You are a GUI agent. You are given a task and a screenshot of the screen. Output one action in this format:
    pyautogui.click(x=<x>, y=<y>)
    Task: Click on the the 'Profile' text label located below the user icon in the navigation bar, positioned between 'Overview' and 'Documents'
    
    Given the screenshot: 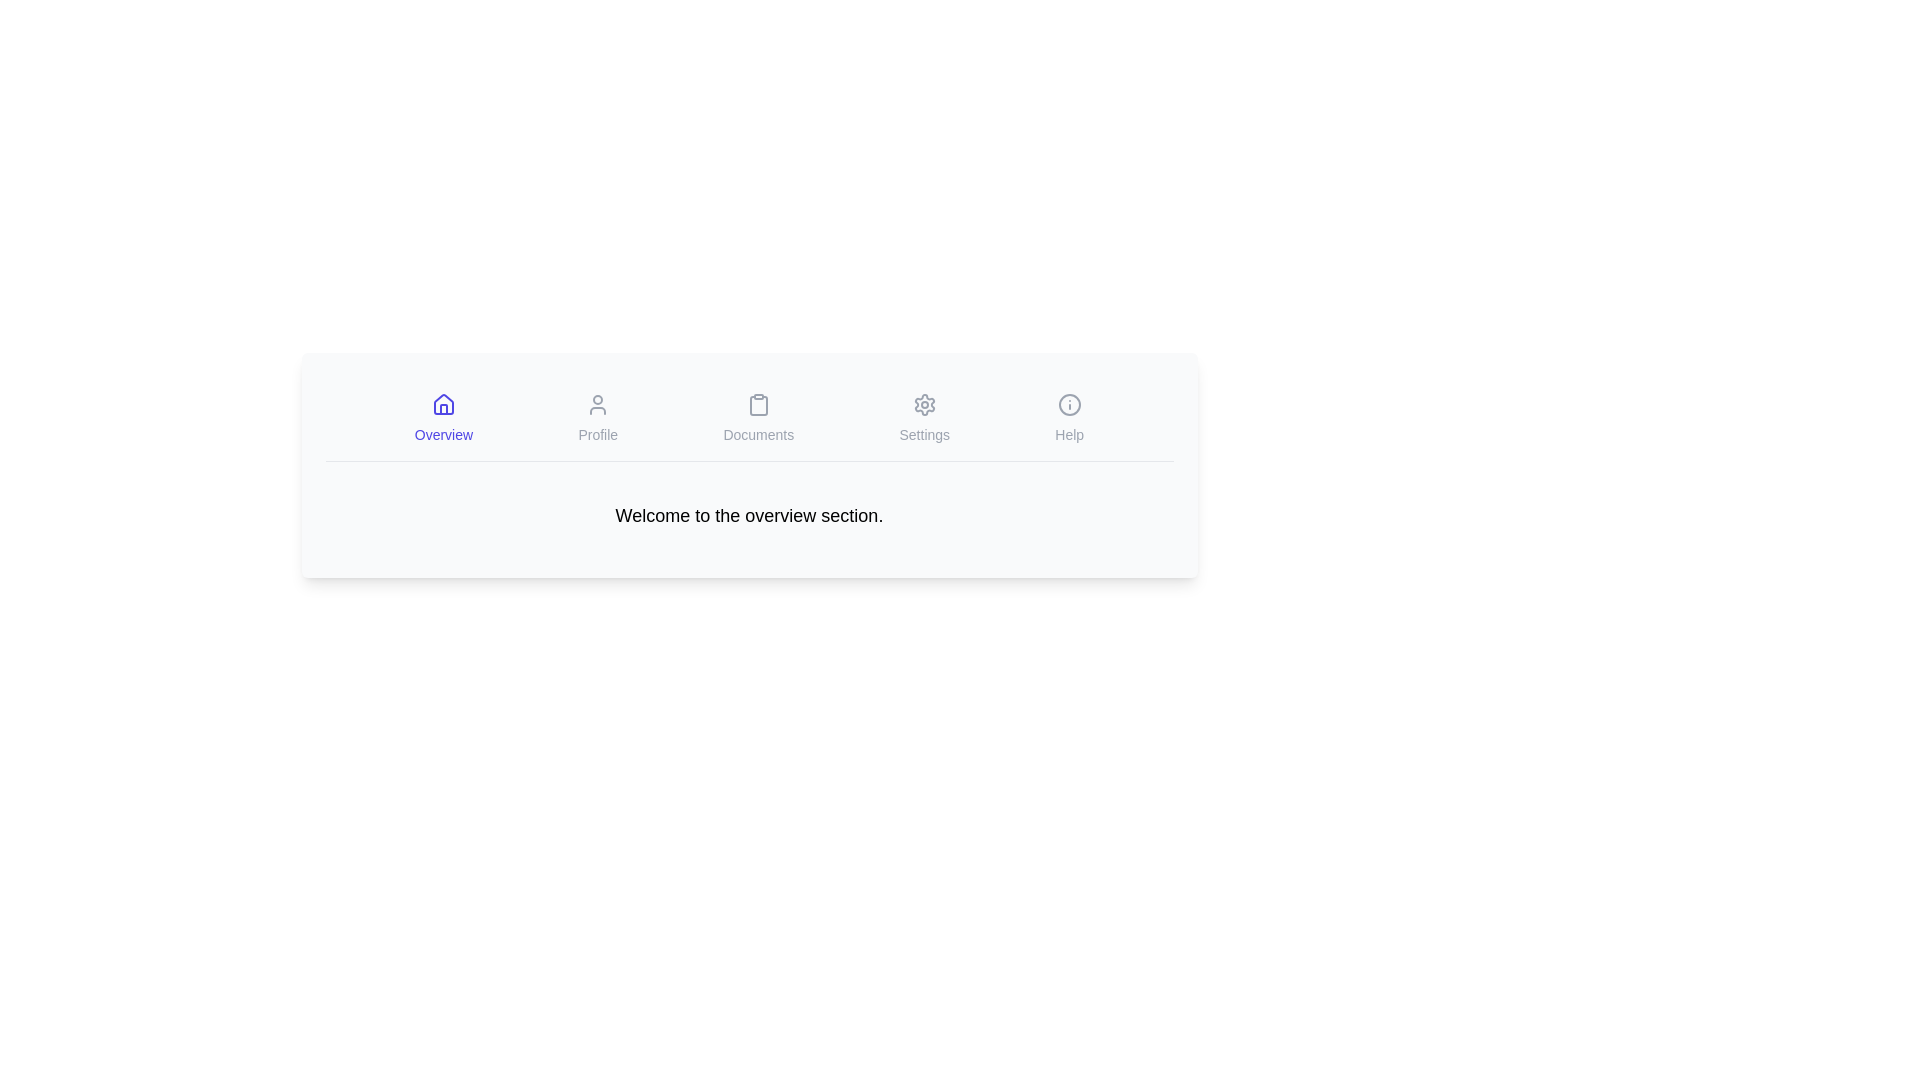 What is the action you would take?
    pyautogui.click(x=597, y=434)
    